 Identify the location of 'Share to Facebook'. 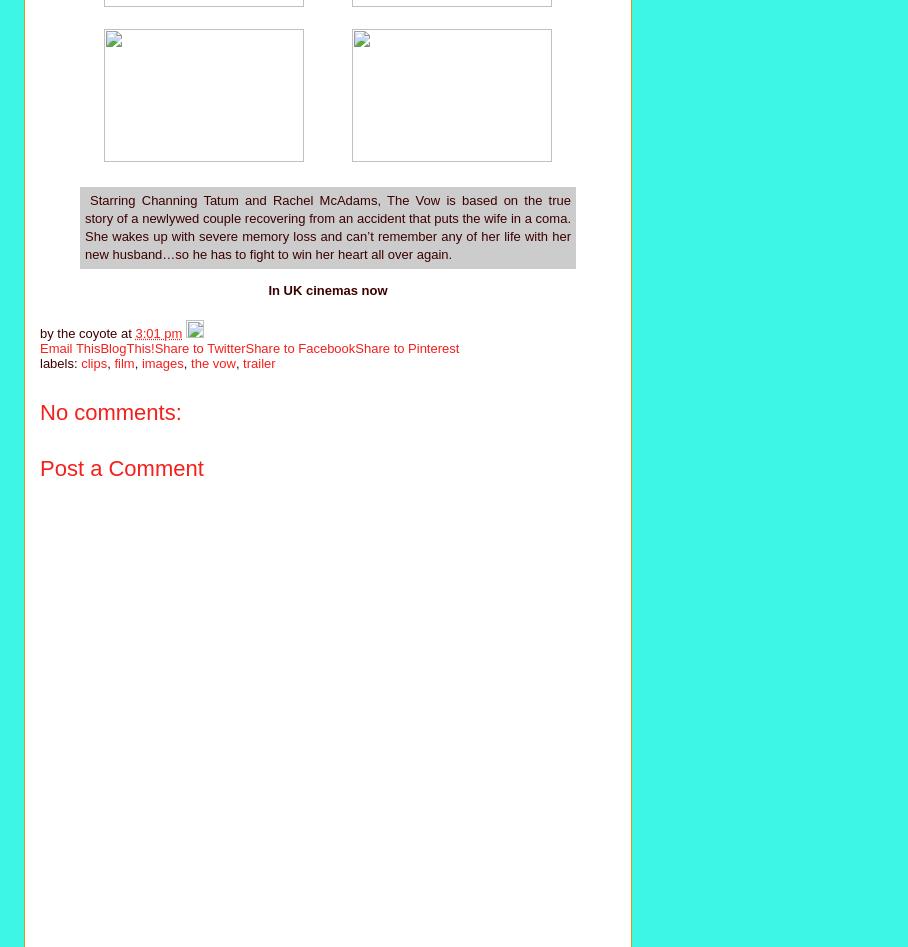
(300, 347).